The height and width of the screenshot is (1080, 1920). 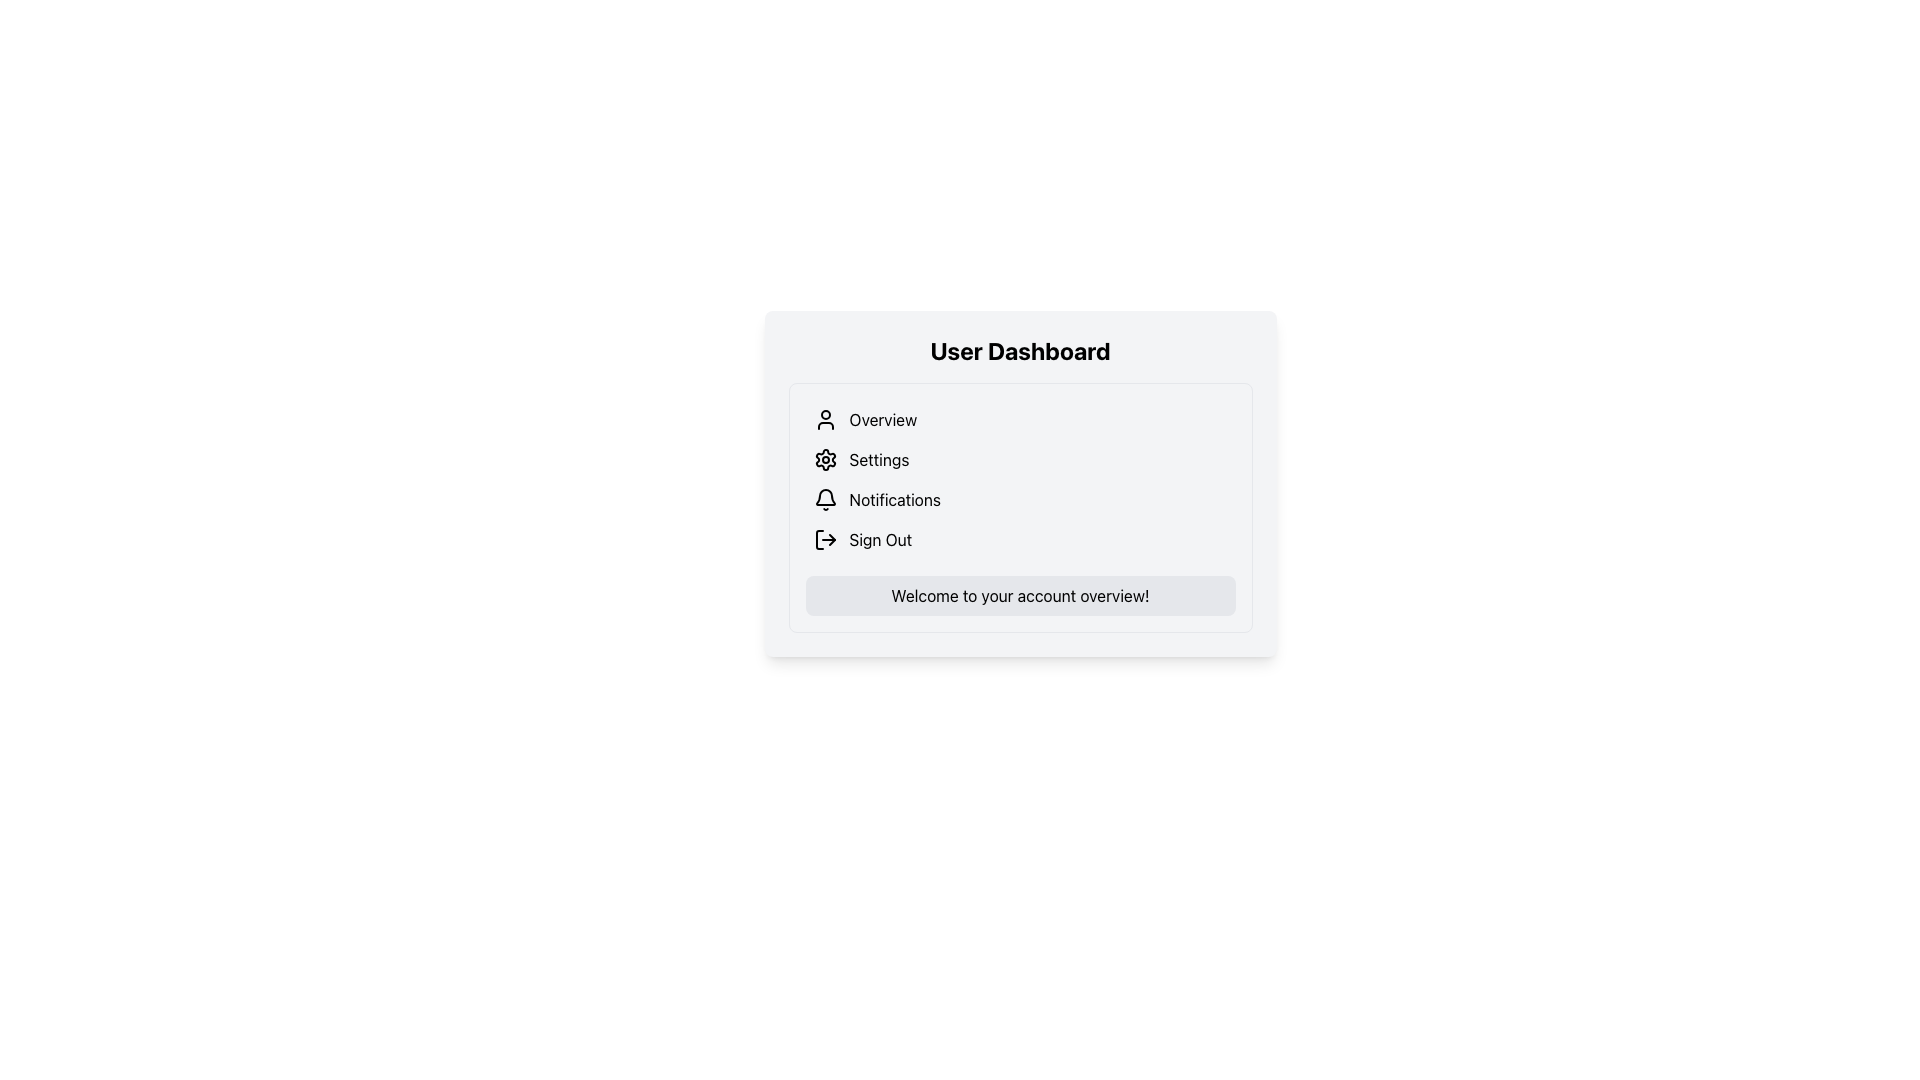 What do you see at coordinates (825, 459) in the screenshot?
I see `the gear-shaped icon representing the 'Settings' option` at bounding box center [825, 459].